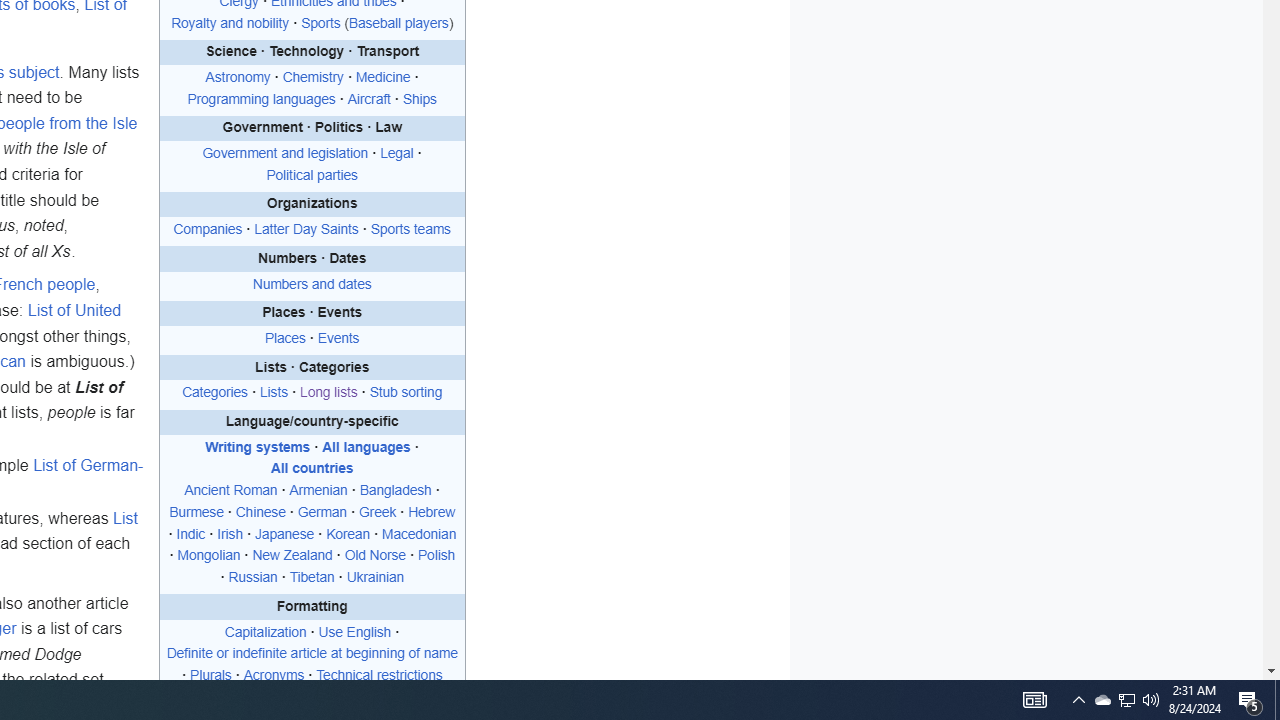 This screenshot has width=1280, height=720. I want to click on 'Burmese', so click(196, 510).